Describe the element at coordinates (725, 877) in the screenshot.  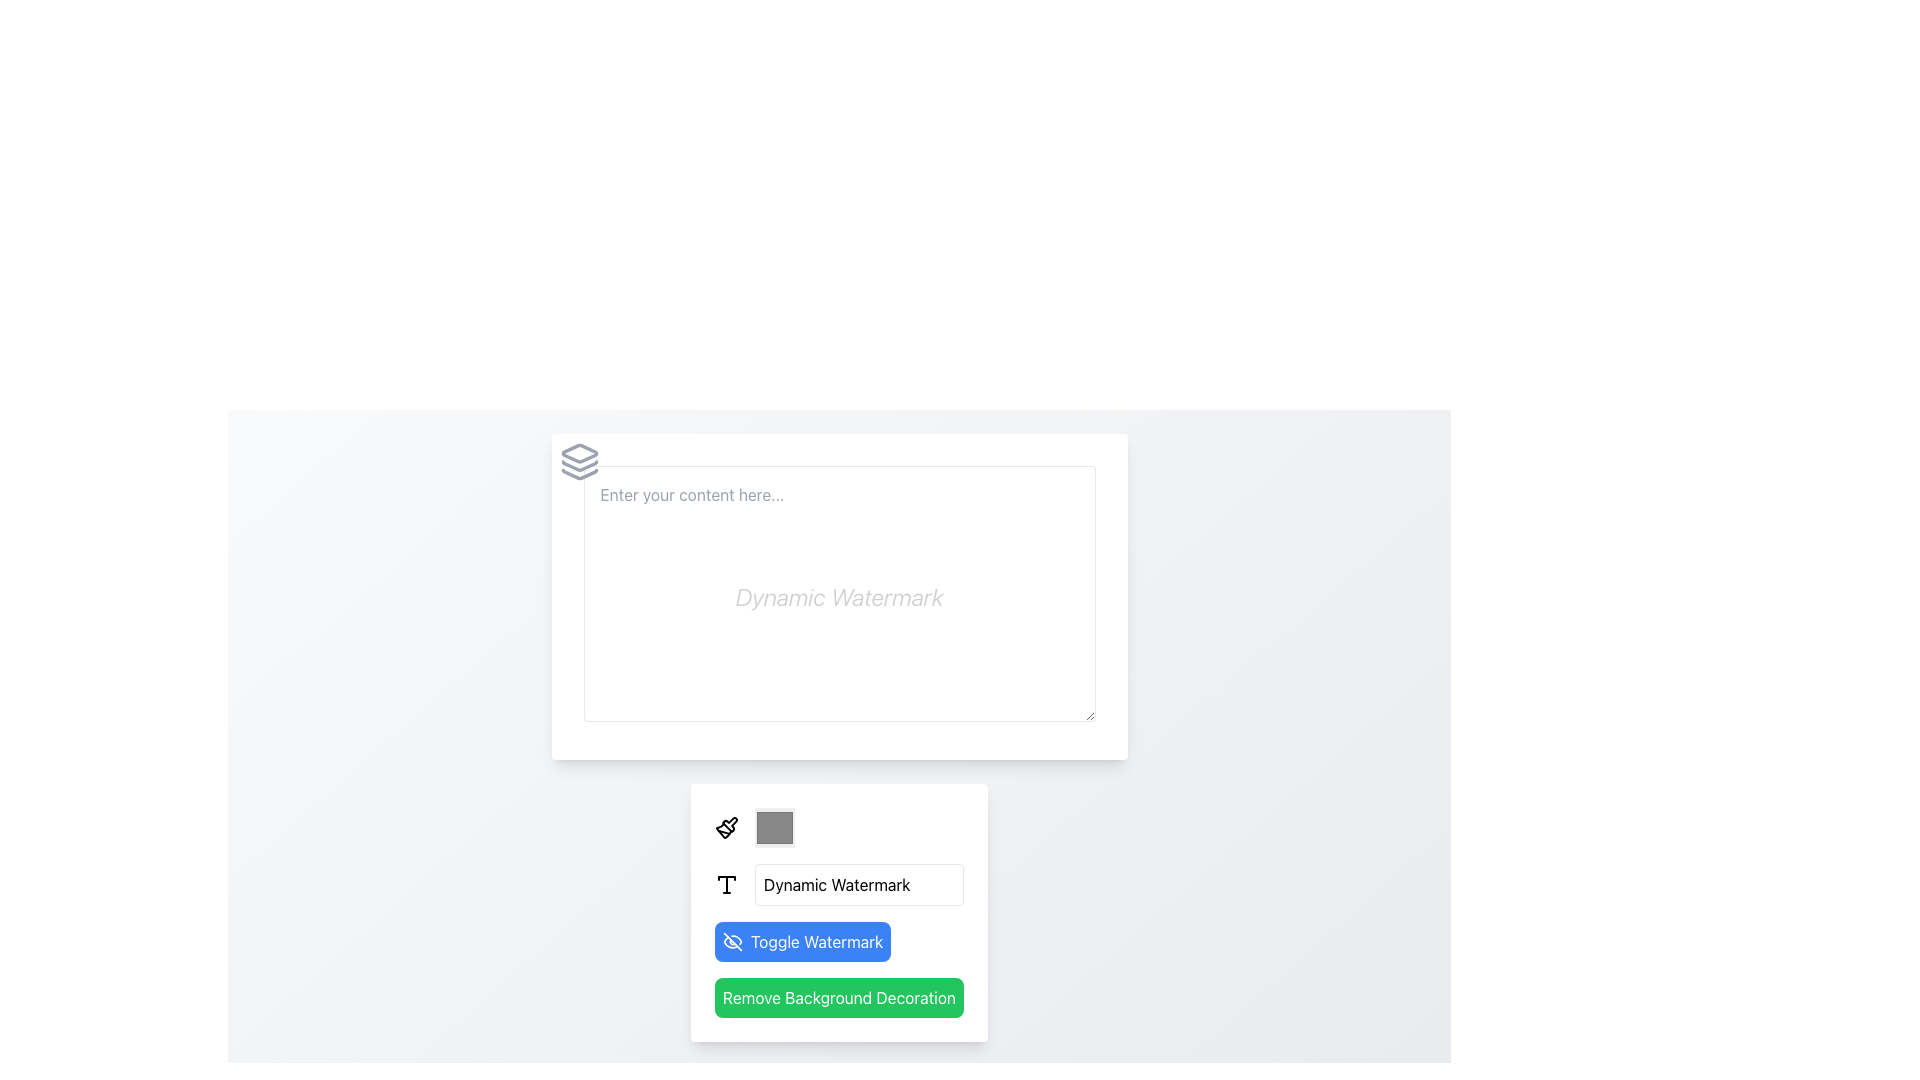
I see `properties of the topmost geometric shape within the SVG graphic located near the top left of the component featuring text inputs and buttons` at that location.